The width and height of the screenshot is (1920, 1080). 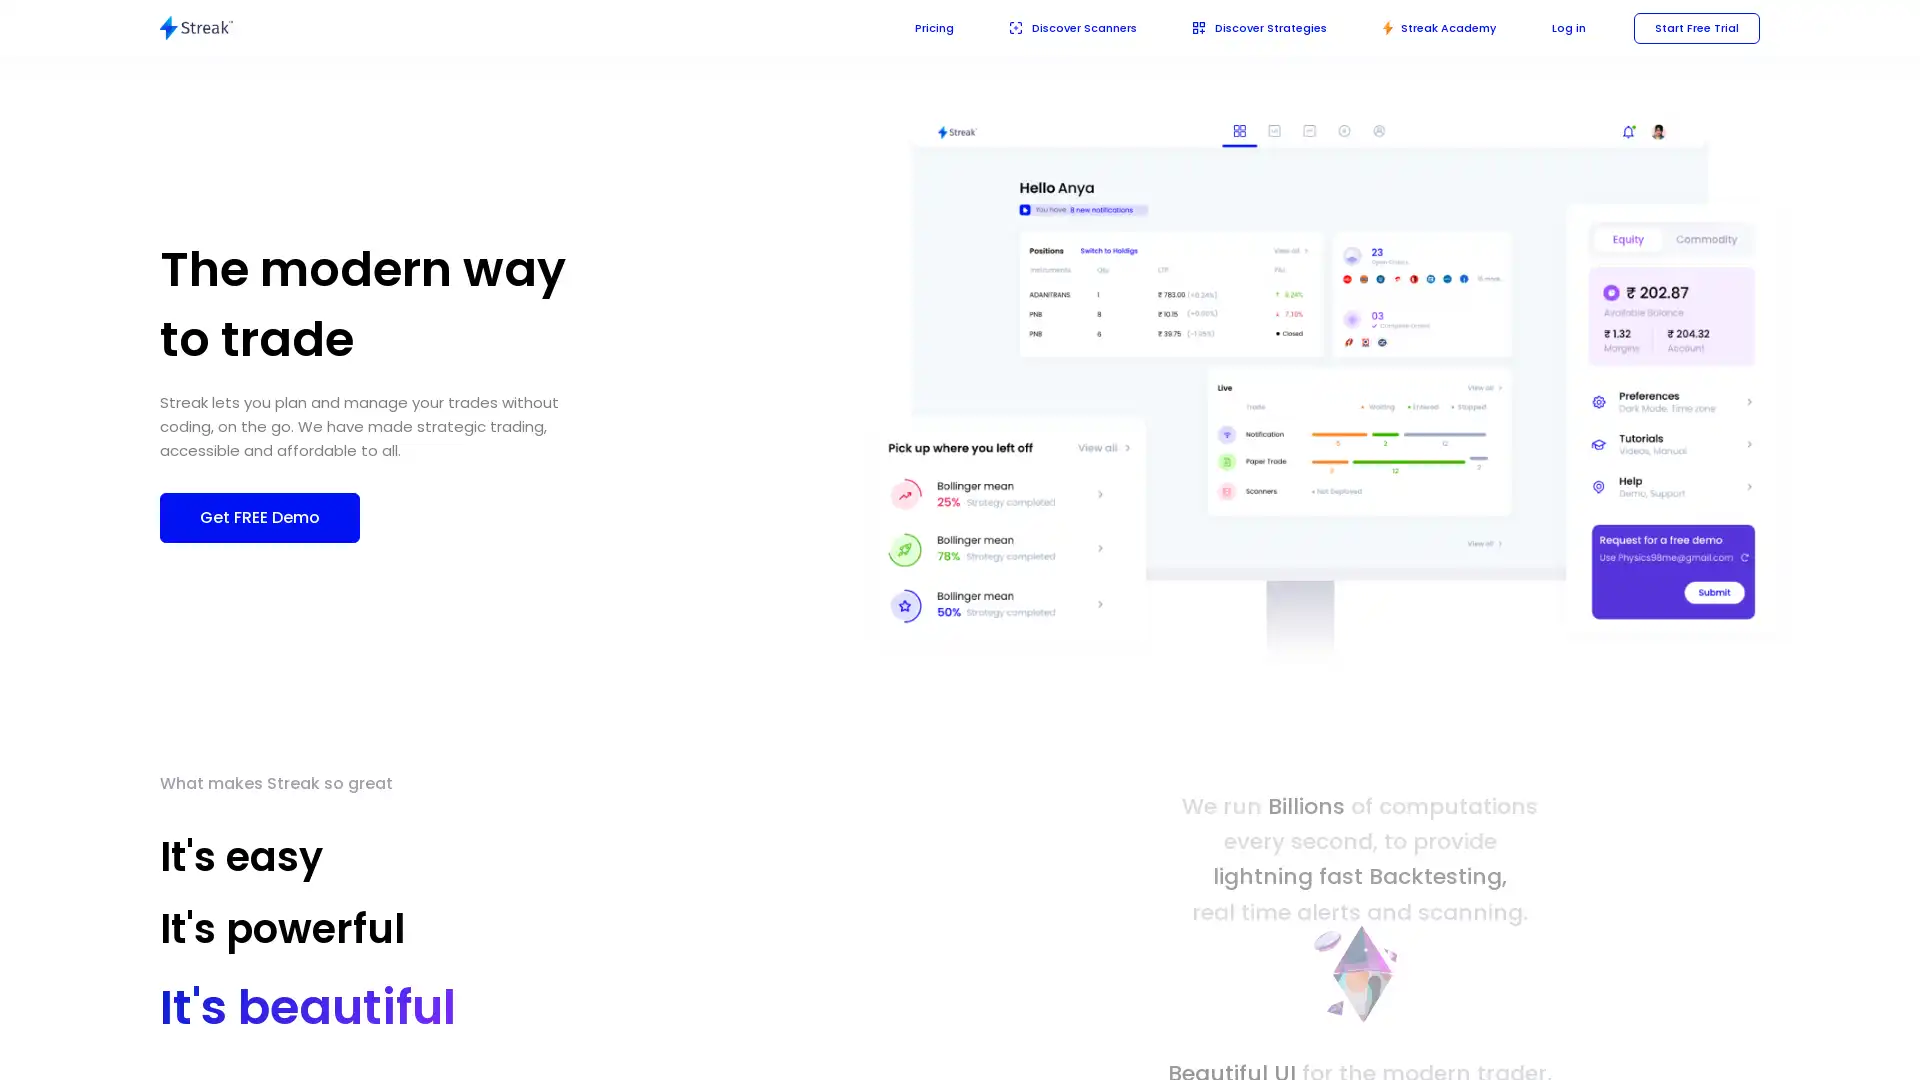 I want to click on Get FREE Demo, so click(x=258, y=515).